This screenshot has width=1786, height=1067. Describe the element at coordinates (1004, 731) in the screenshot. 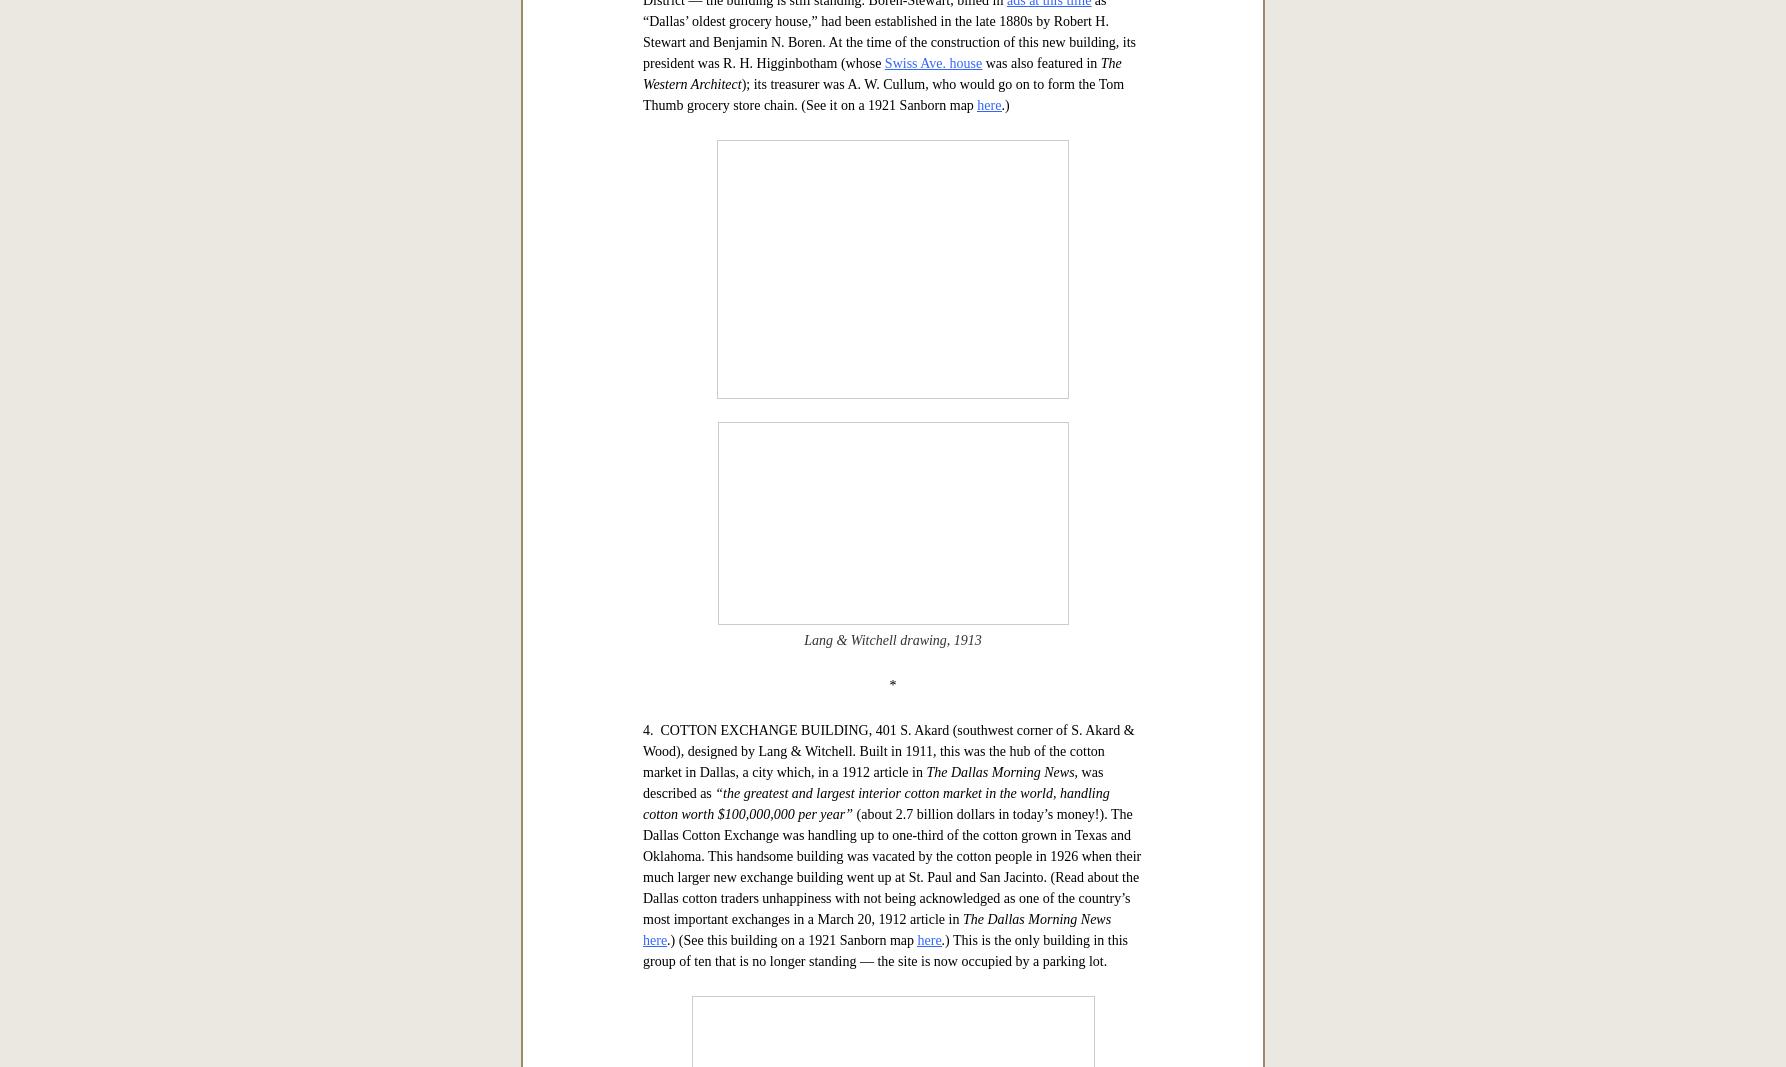

I see `'.)'` at that location.